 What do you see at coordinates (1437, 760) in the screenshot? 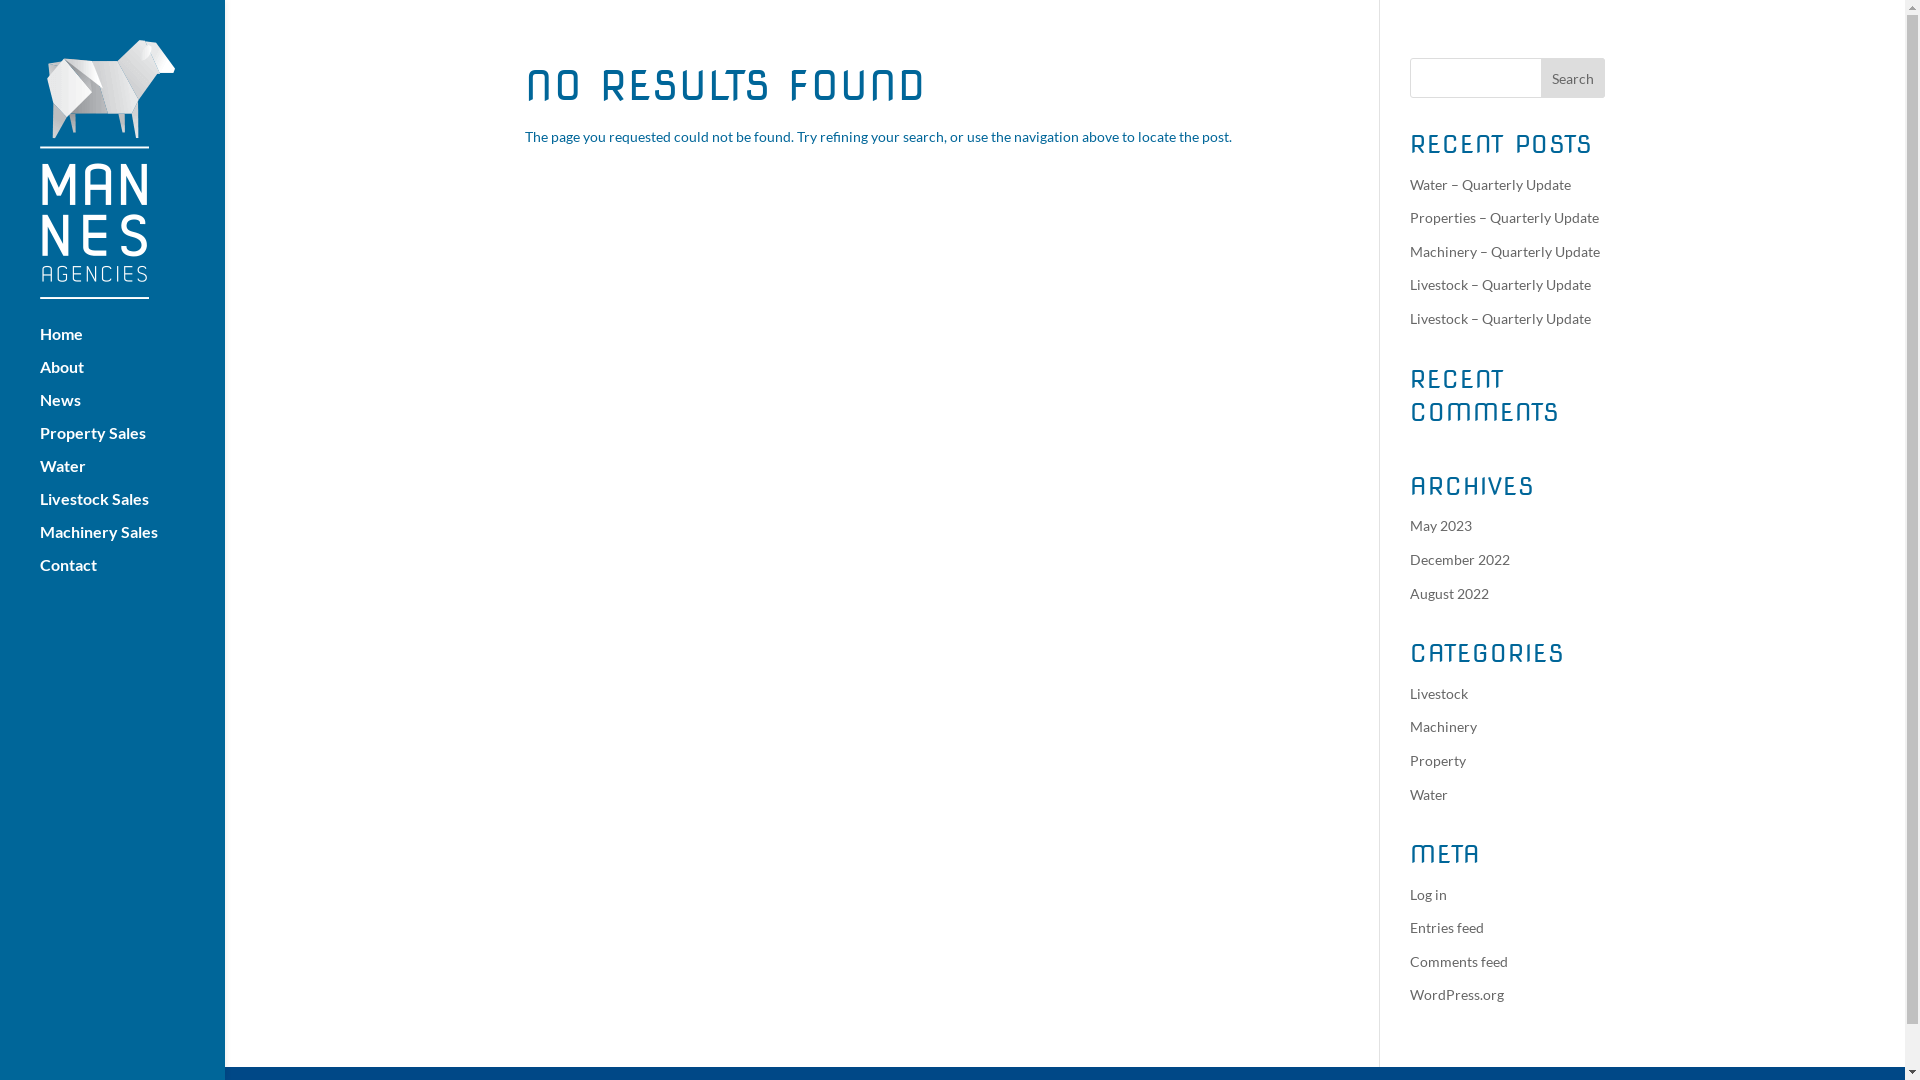
I see `'Property'` at bounding box center [1437, 760].